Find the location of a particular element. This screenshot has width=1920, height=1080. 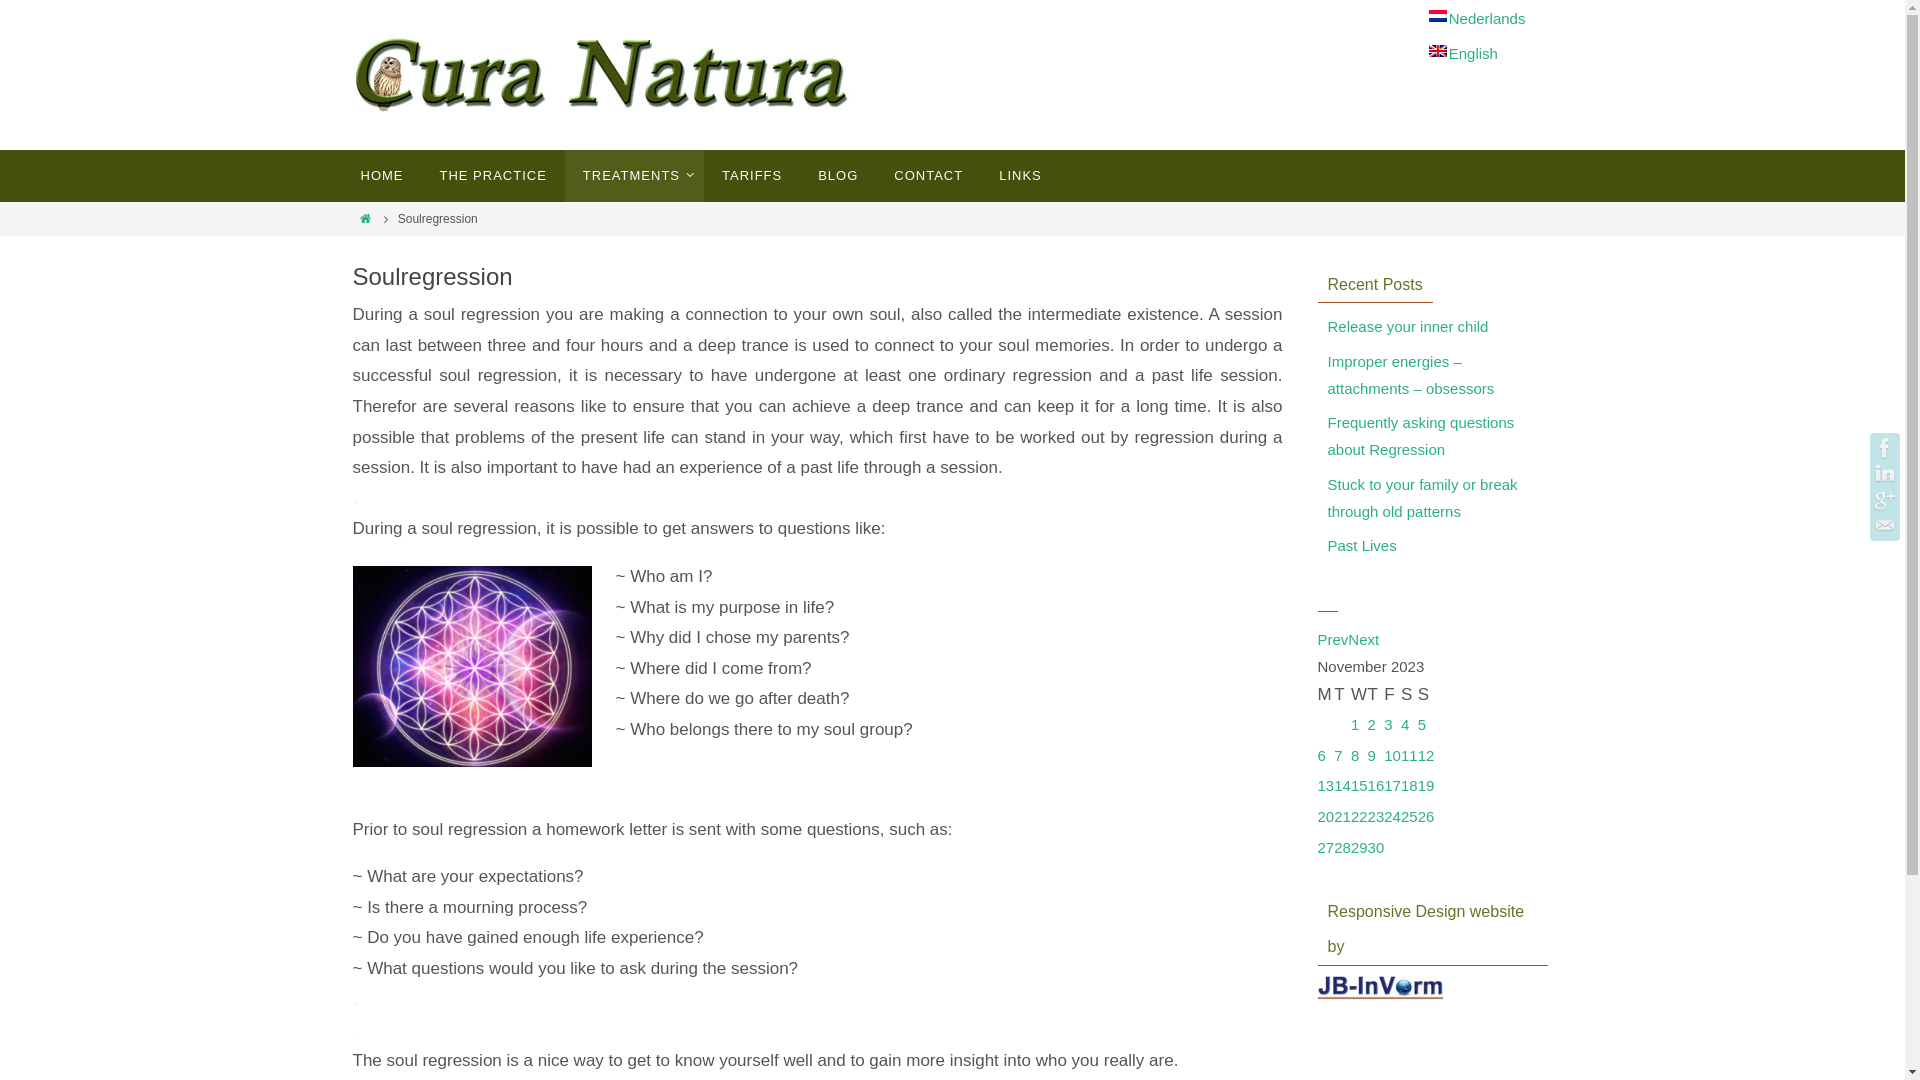

'18' is located at coordinates (1408, 785).